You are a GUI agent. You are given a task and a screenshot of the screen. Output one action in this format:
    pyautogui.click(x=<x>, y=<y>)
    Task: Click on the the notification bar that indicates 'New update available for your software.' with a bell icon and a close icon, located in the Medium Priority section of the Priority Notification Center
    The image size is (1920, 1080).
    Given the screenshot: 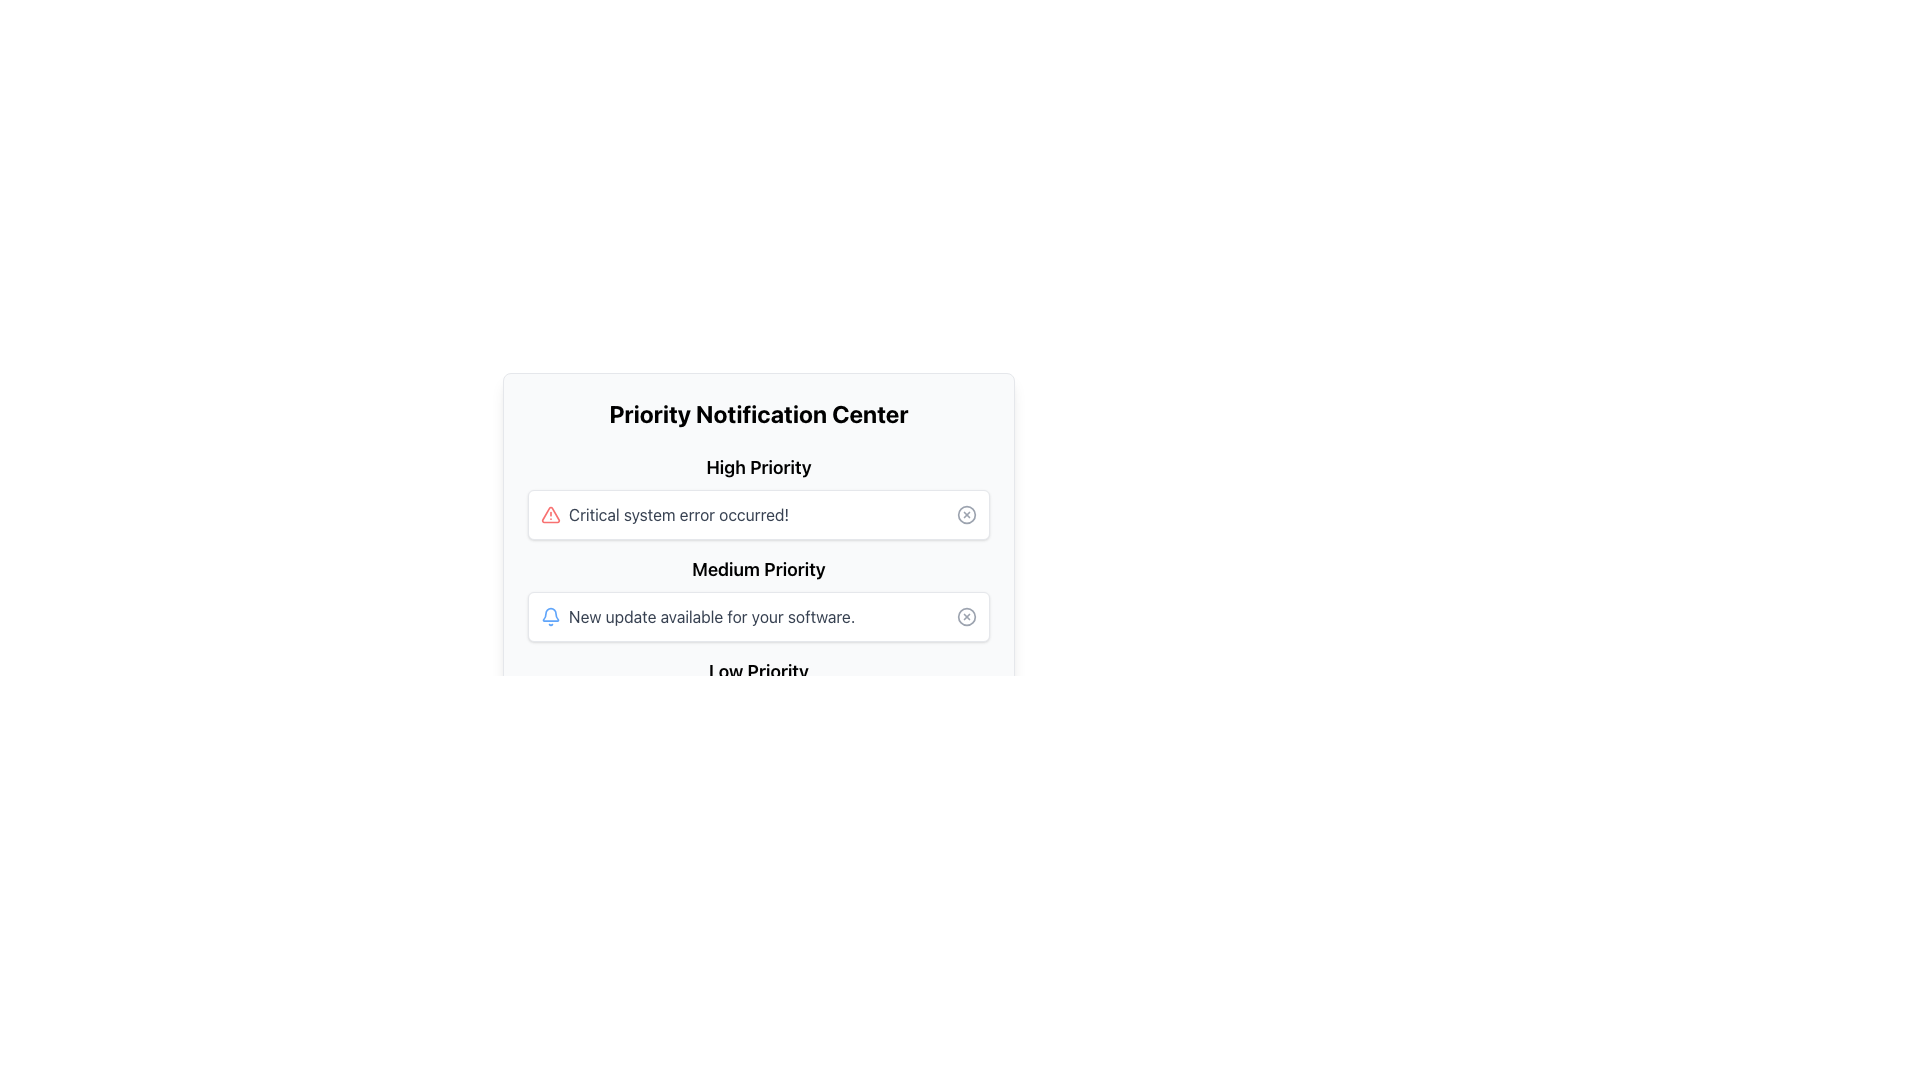 What is the action you would take?
    pyautogui.click(x=757, y=616)
    